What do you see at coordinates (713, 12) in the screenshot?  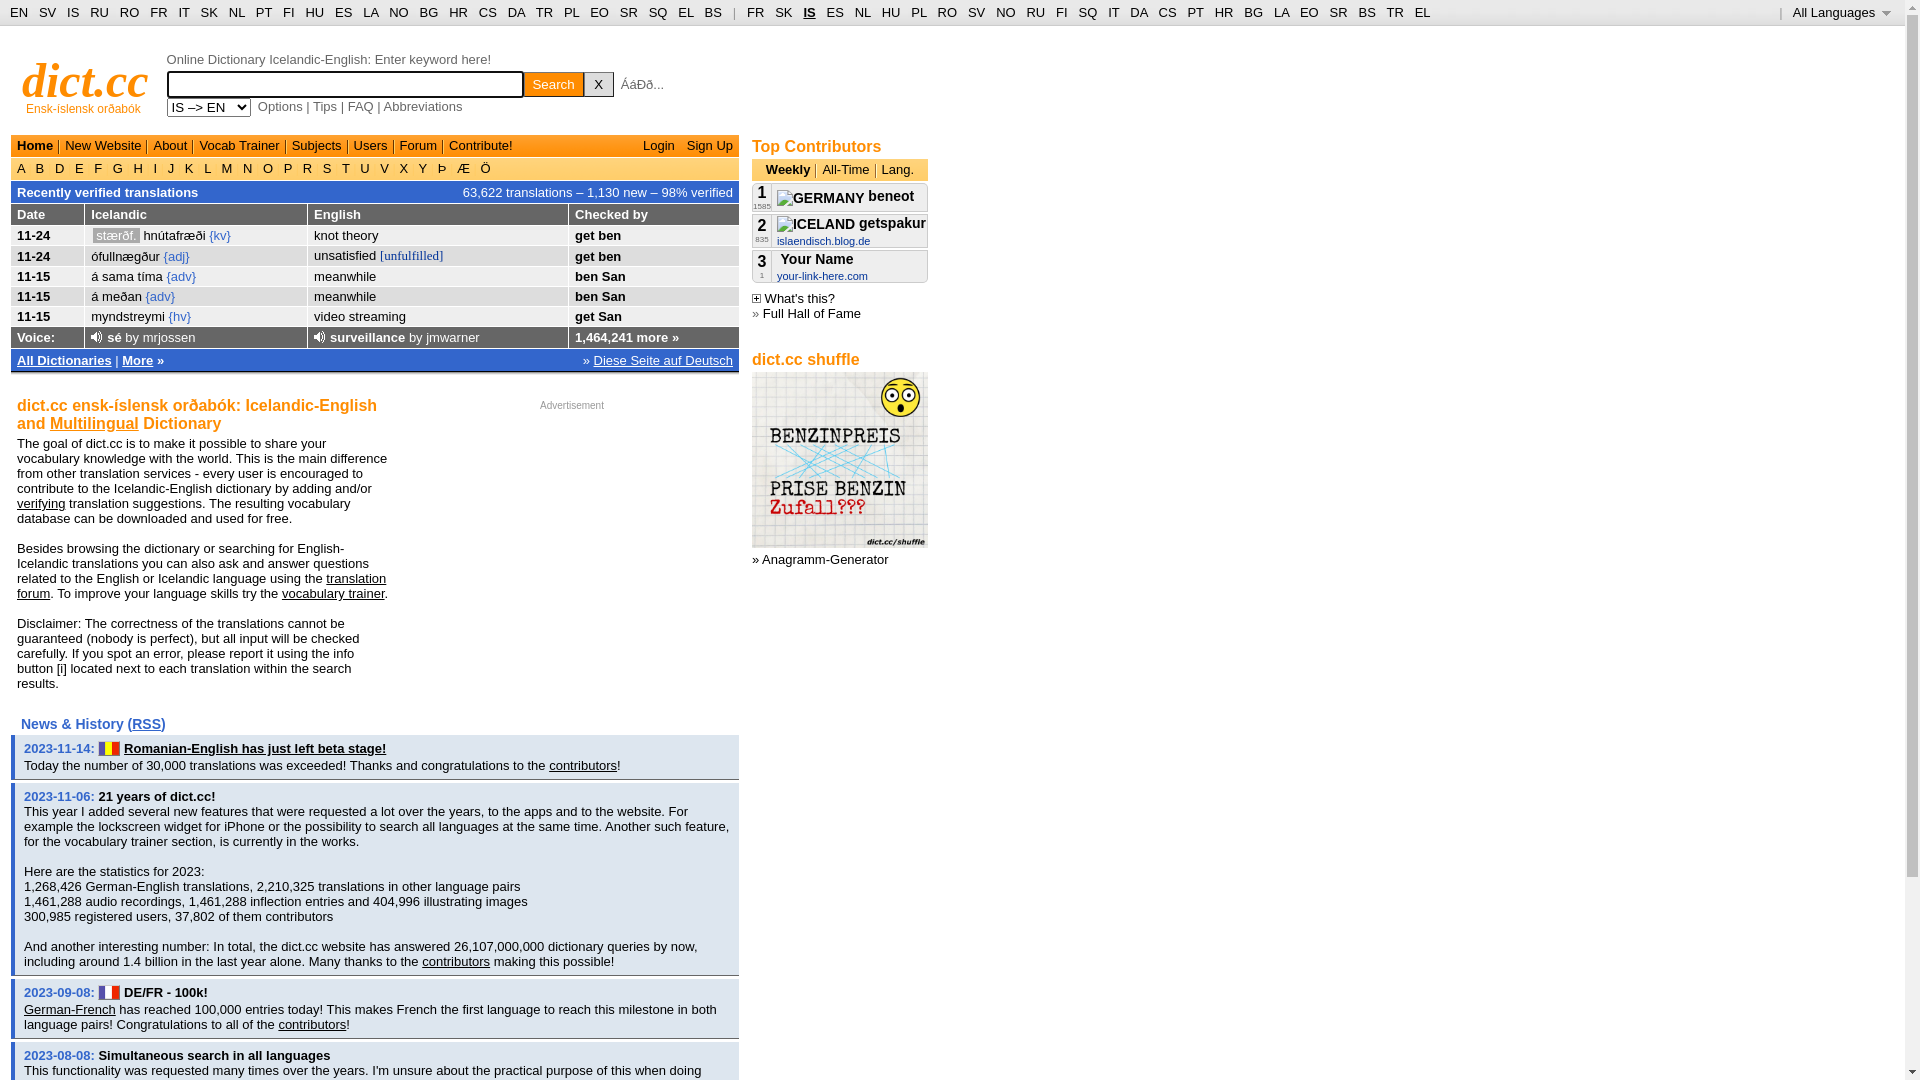 I see `'BS'` at bounding box center [713, 12].